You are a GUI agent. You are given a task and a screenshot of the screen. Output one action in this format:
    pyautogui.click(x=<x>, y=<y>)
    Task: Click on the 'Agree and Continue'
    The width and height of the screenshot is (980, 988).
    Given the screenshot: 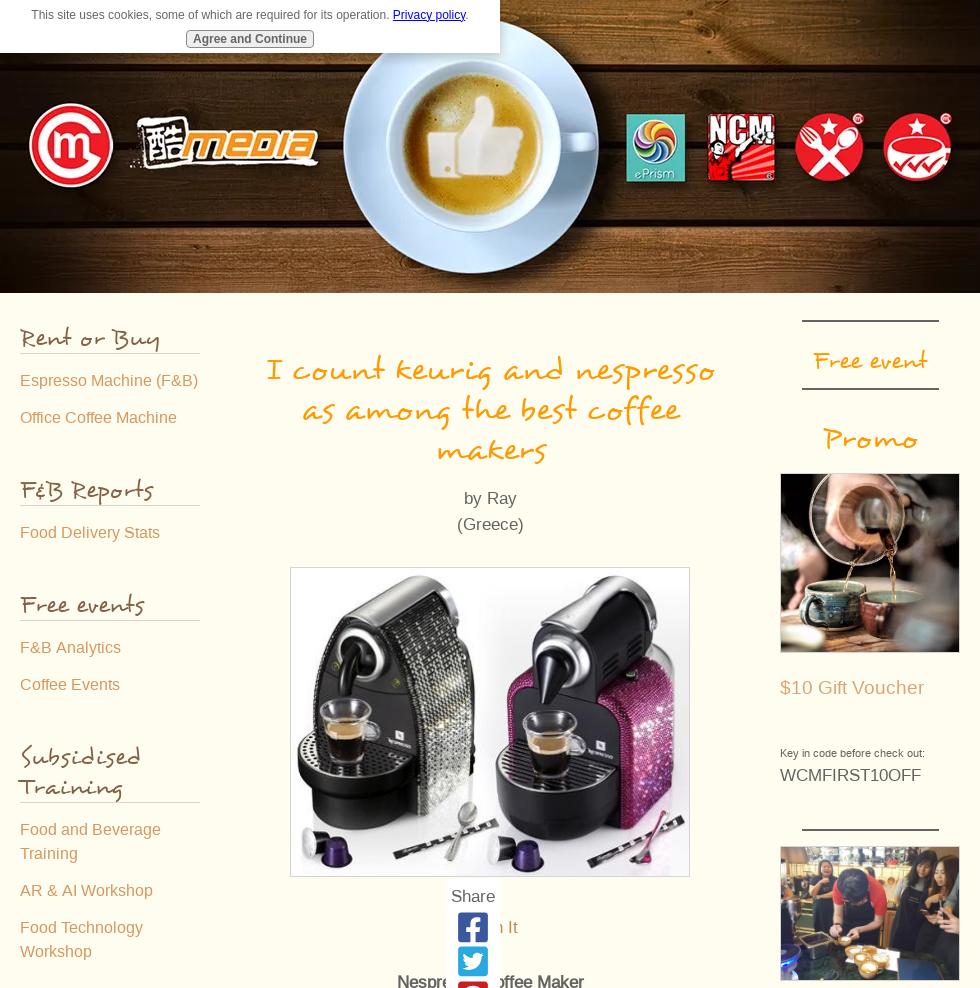 What is the action you would take?
    pyautogui.click(x=249, y=37)
    